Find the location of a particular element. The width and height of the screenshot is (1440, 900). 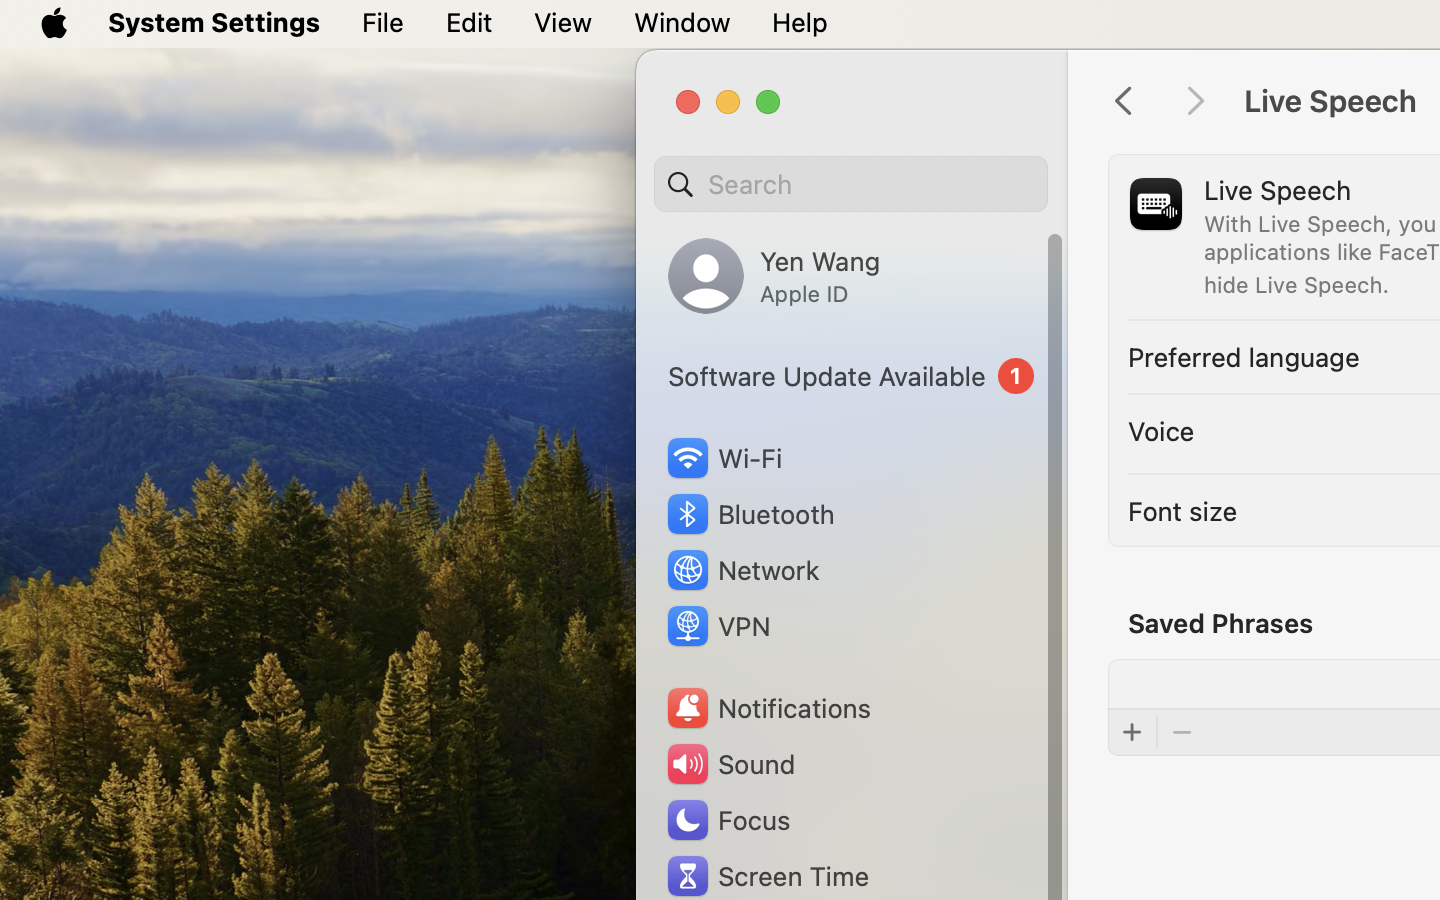

'Sound' is located at coordinates (728, 763).